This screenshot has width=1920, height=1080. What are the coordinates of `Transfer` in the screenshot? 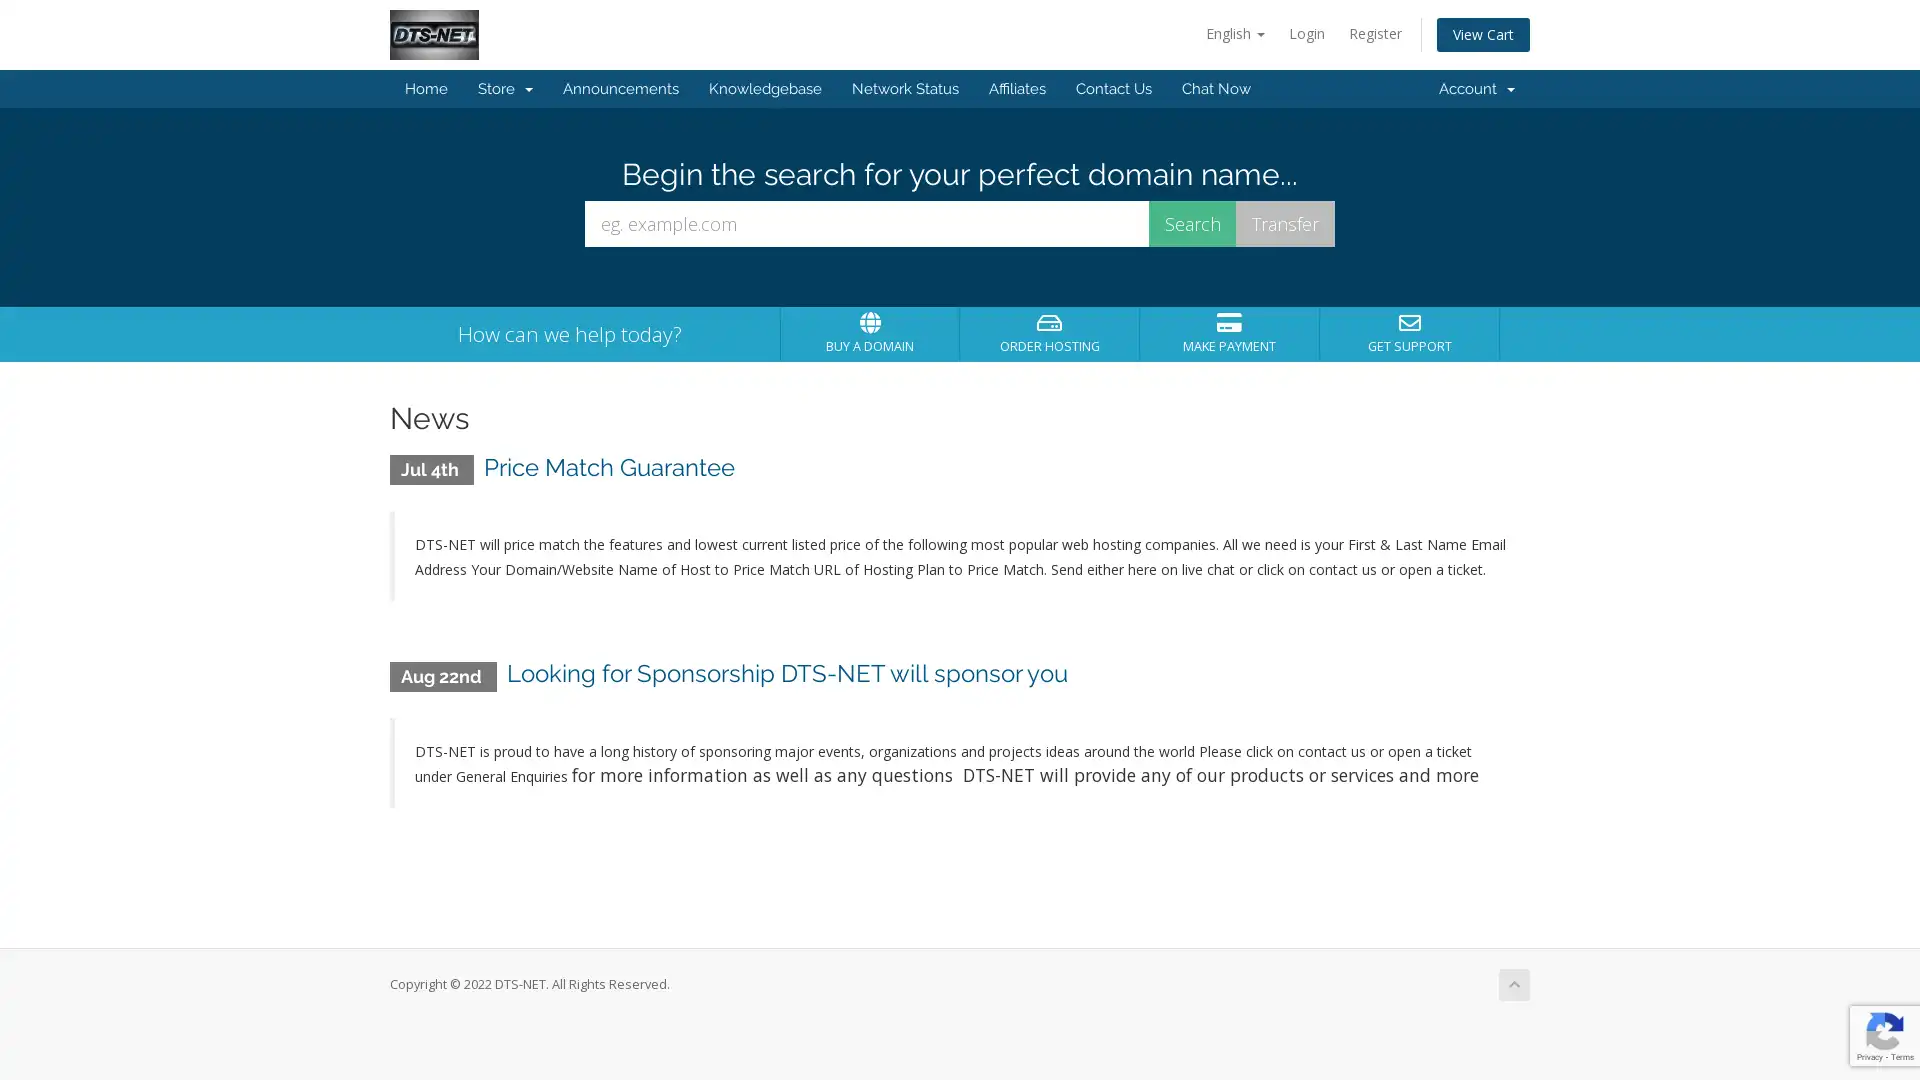 It's located at (1285, 223).